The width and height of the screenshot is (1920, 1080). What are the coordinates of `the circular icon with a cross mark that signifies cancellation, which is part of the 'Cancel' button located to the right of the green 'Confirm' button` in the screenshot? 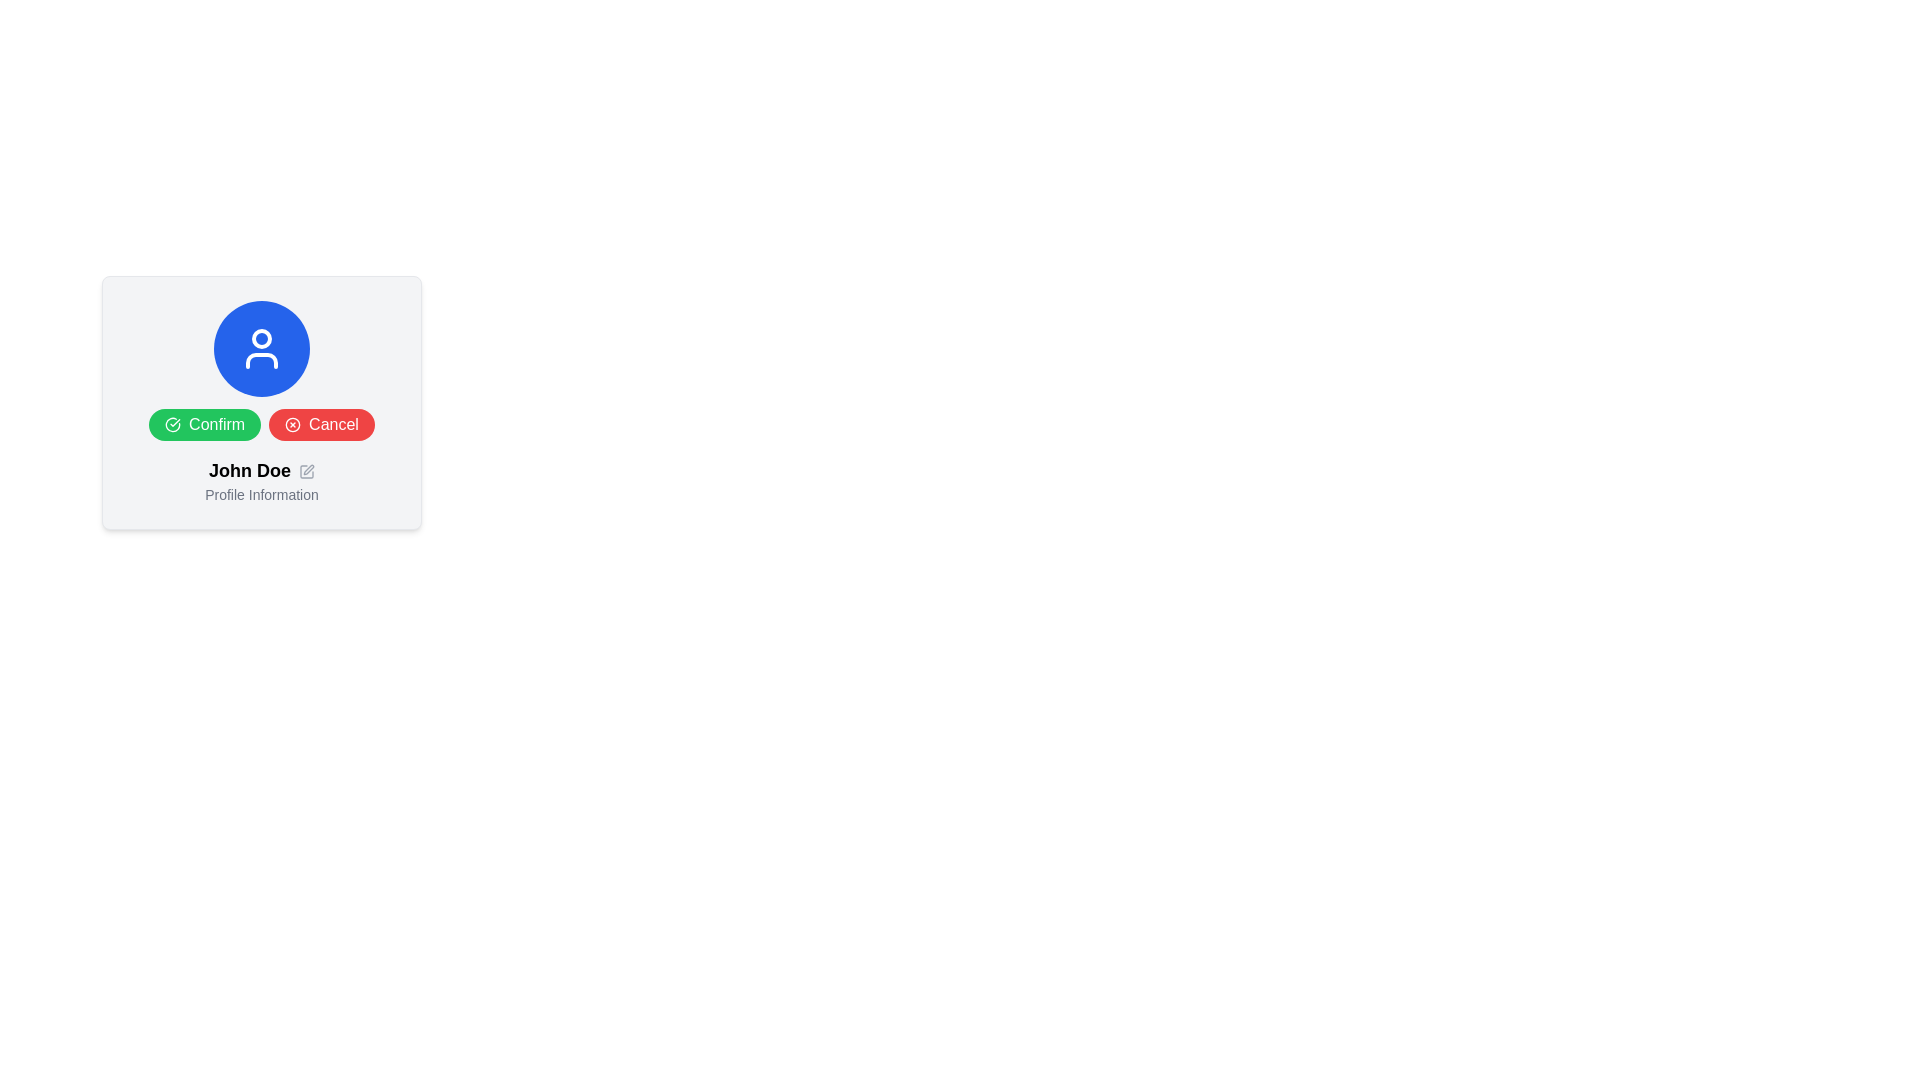 It's located at (292, 423).